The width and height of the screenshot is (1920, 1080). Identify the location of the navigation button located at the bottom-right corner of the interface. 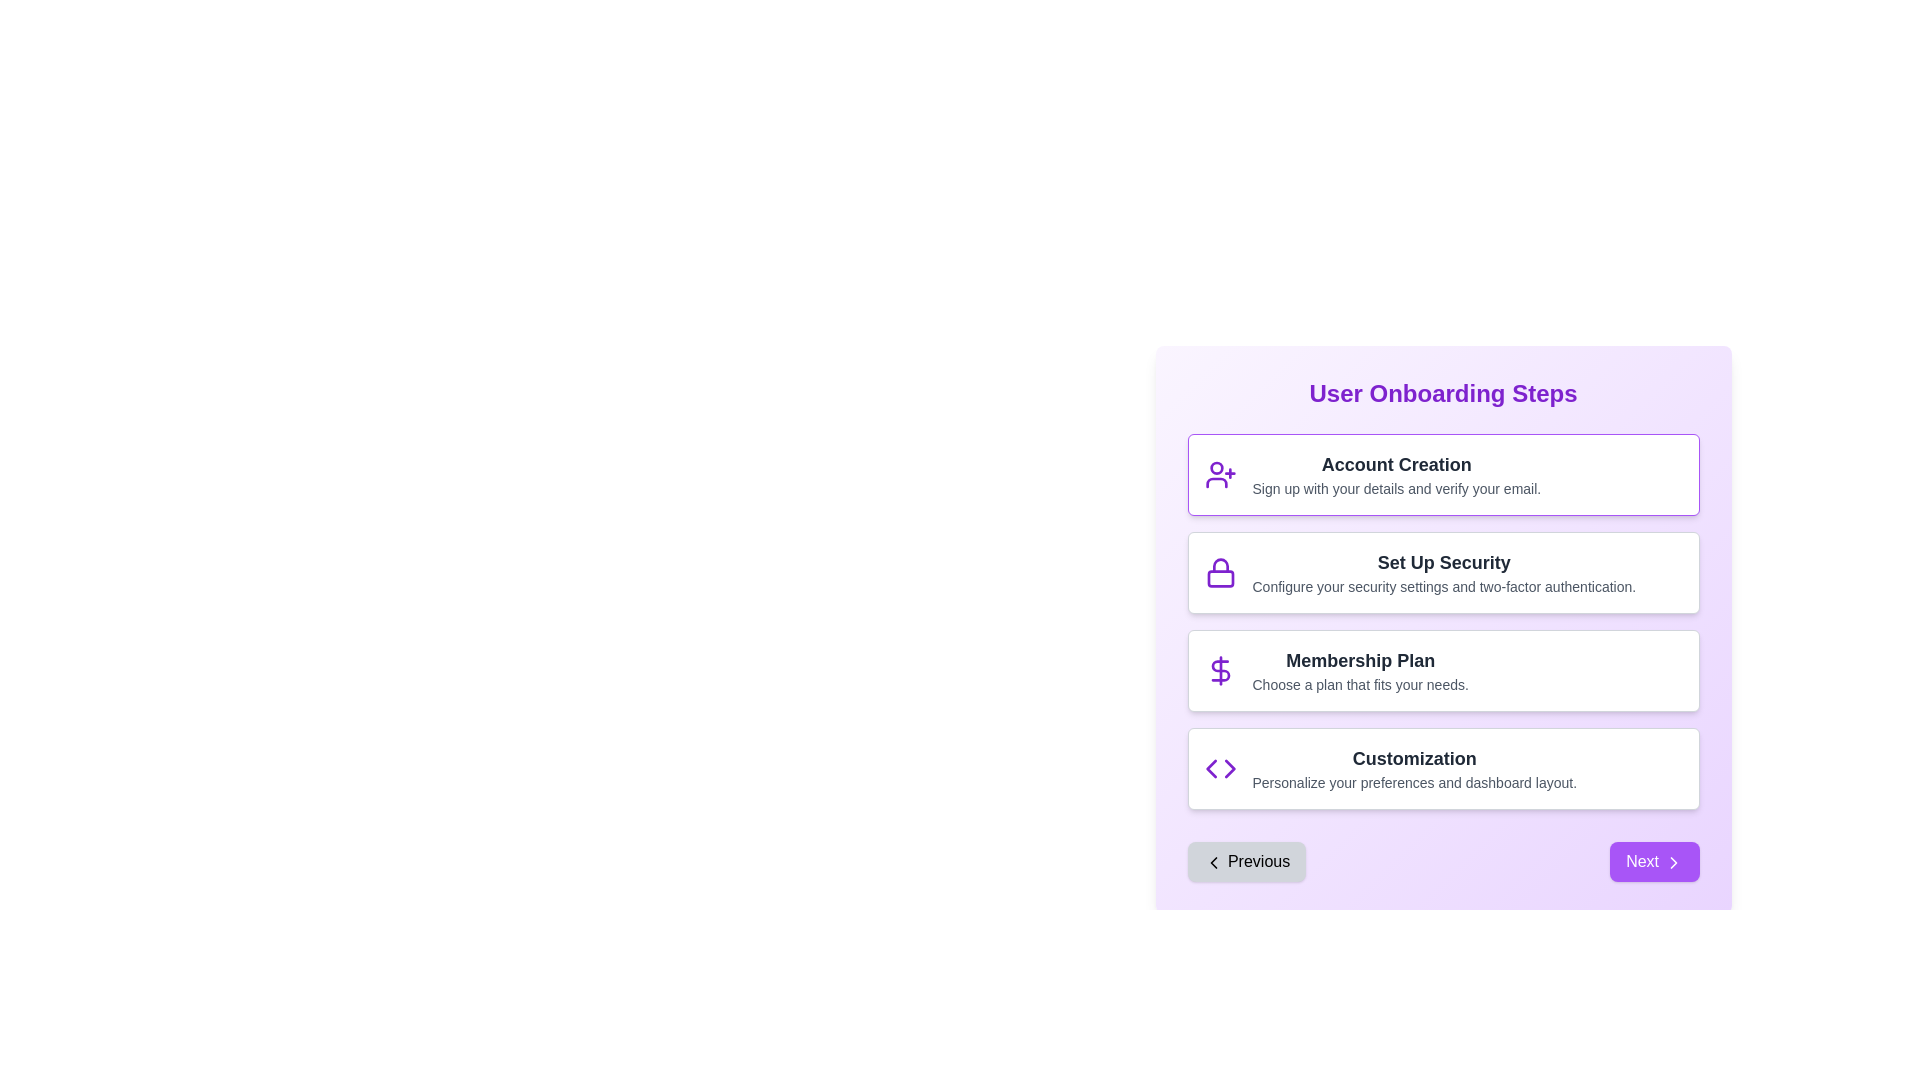
(1654, 860).